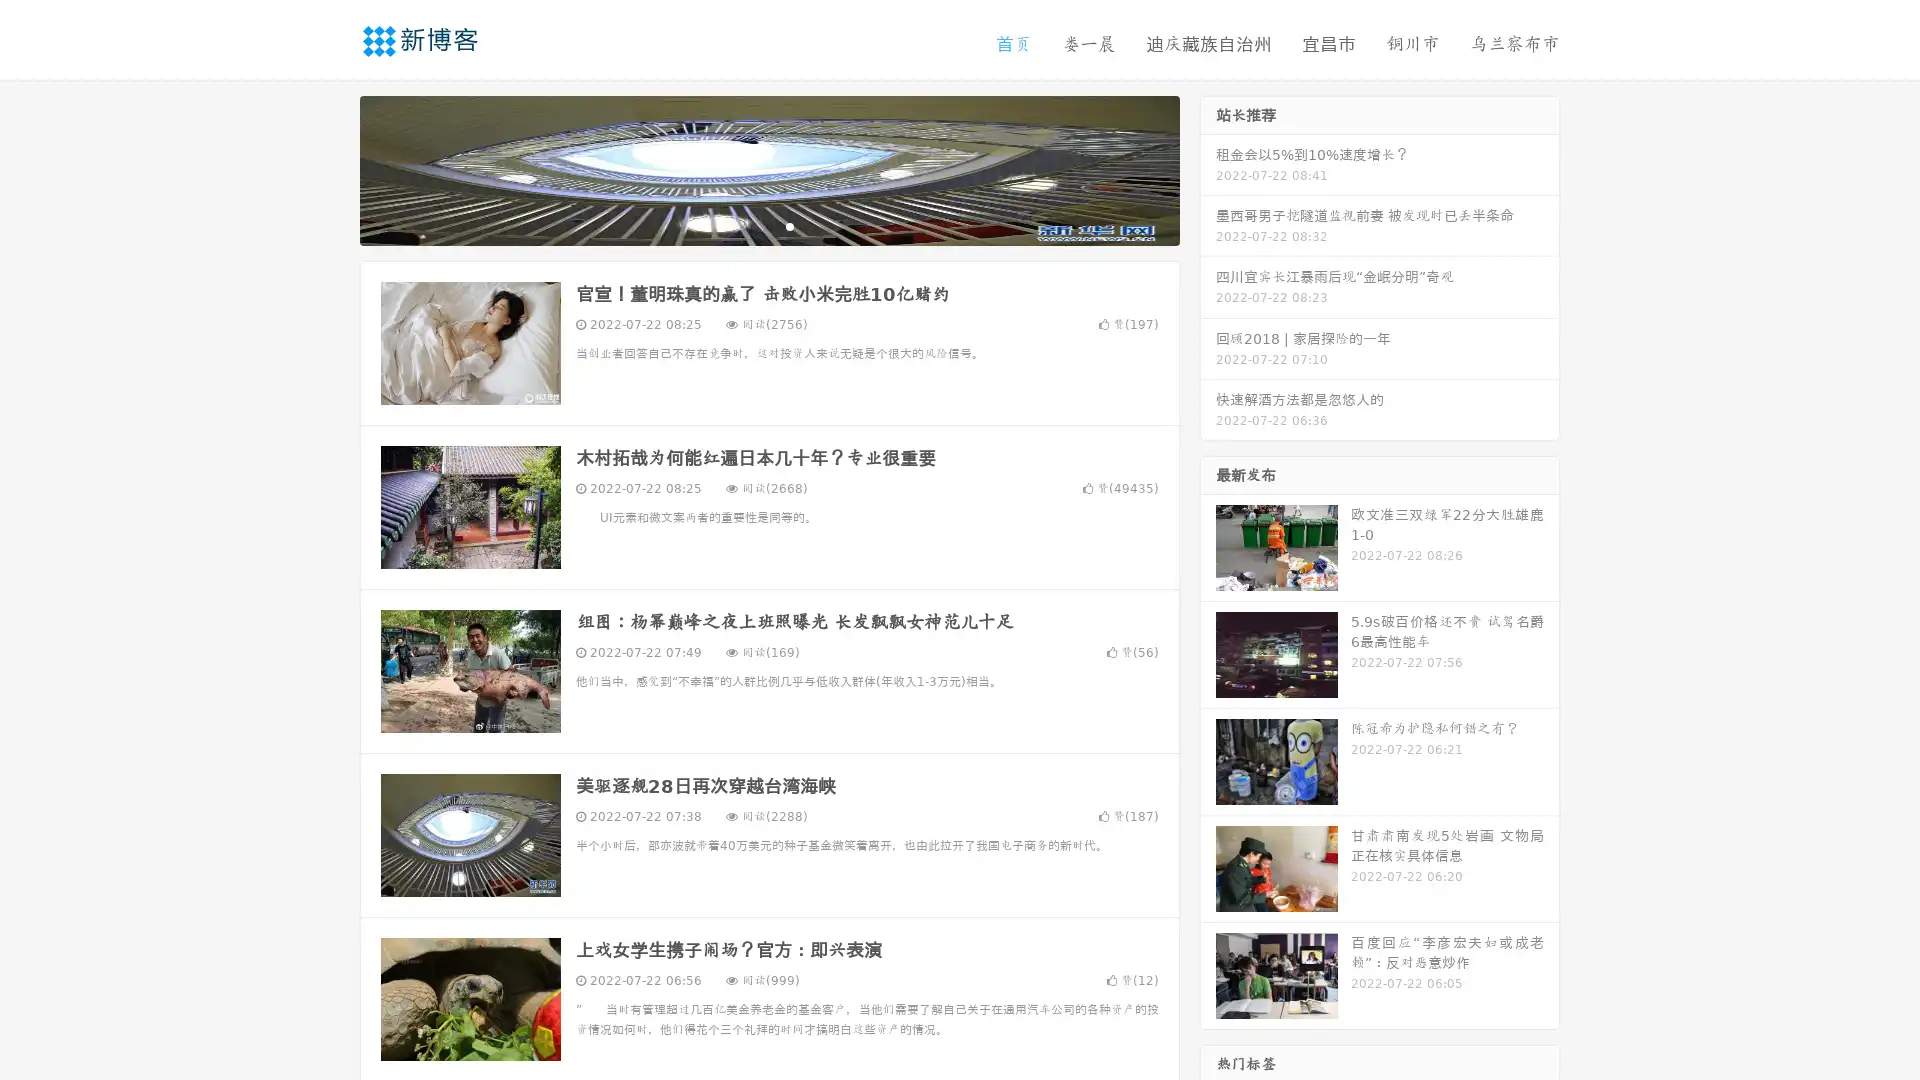 The height and width of the screenshot is (1080, 1920). What do you see at coordinates (1208, 168) in the screenshot?
I see `Next slide` at bounding box center [1208, 168].